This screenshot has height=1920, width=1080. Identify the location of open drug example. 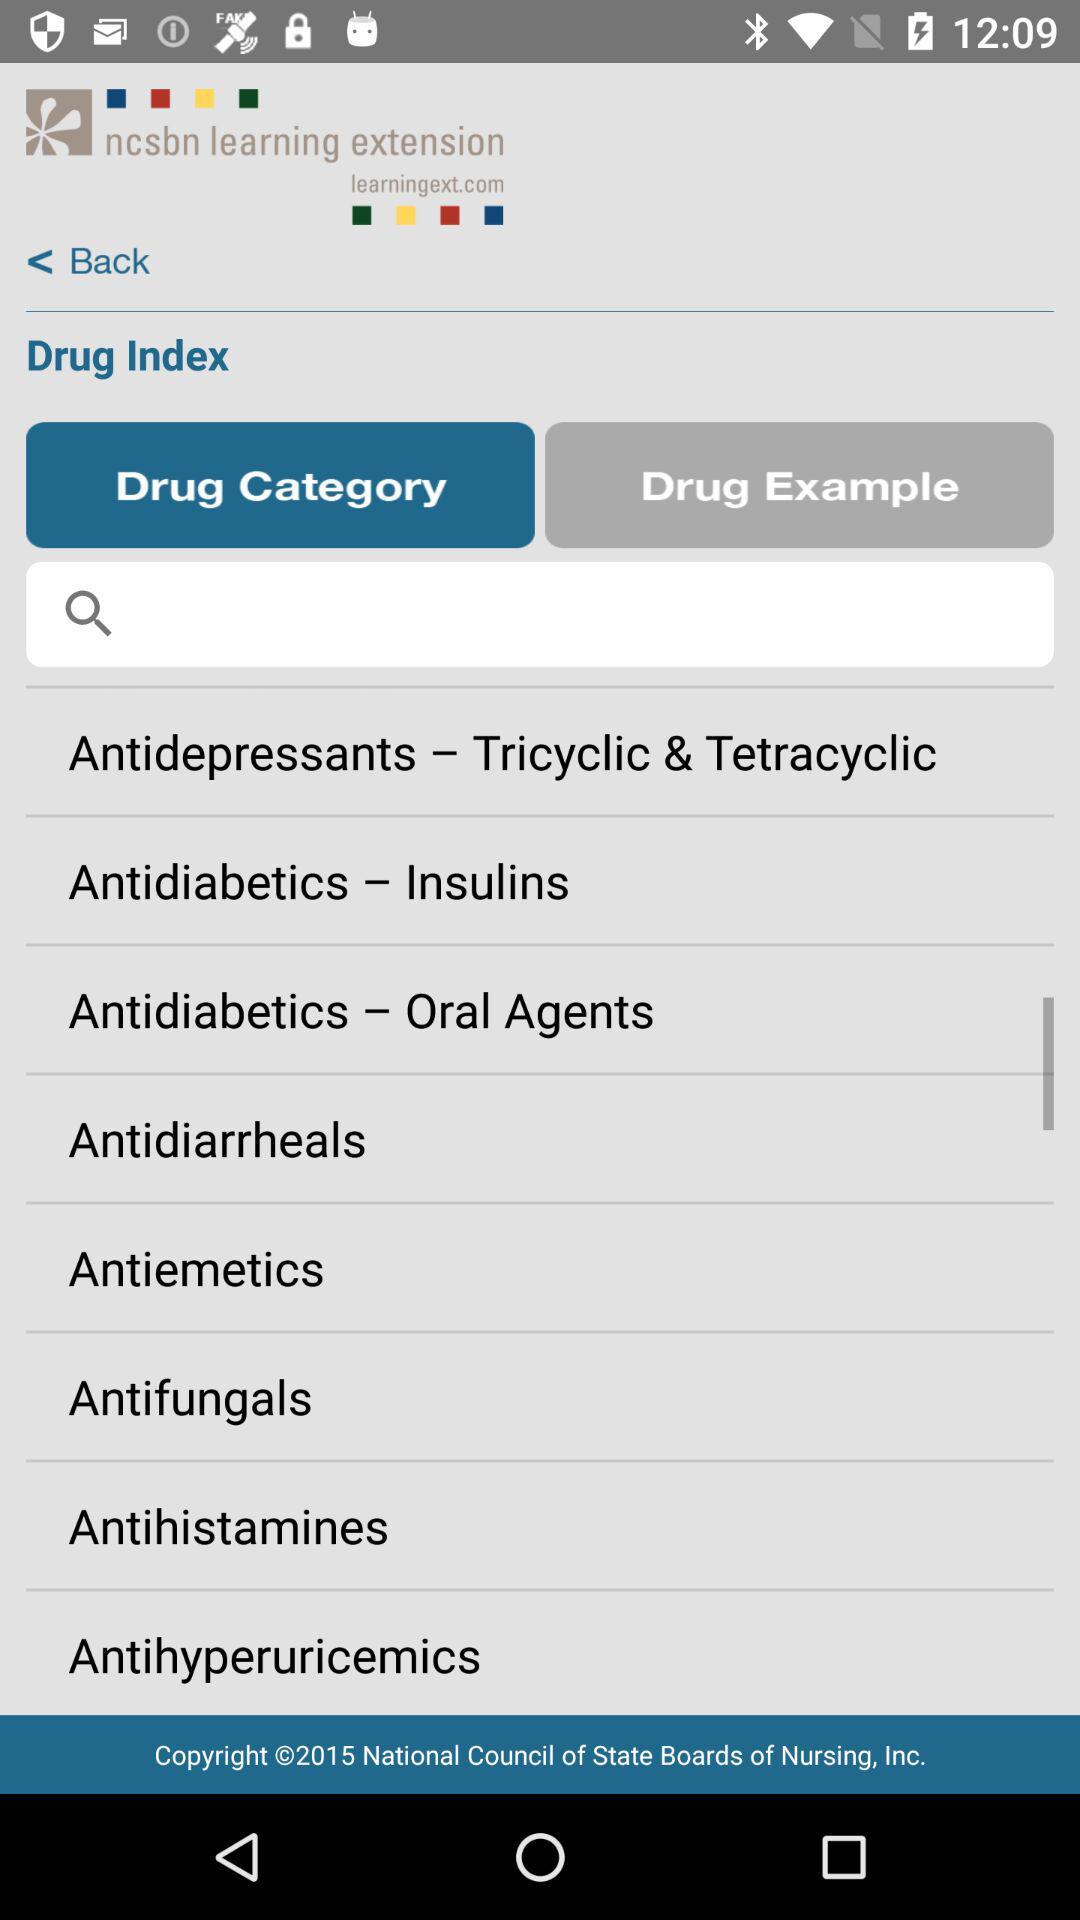
(798, 485).